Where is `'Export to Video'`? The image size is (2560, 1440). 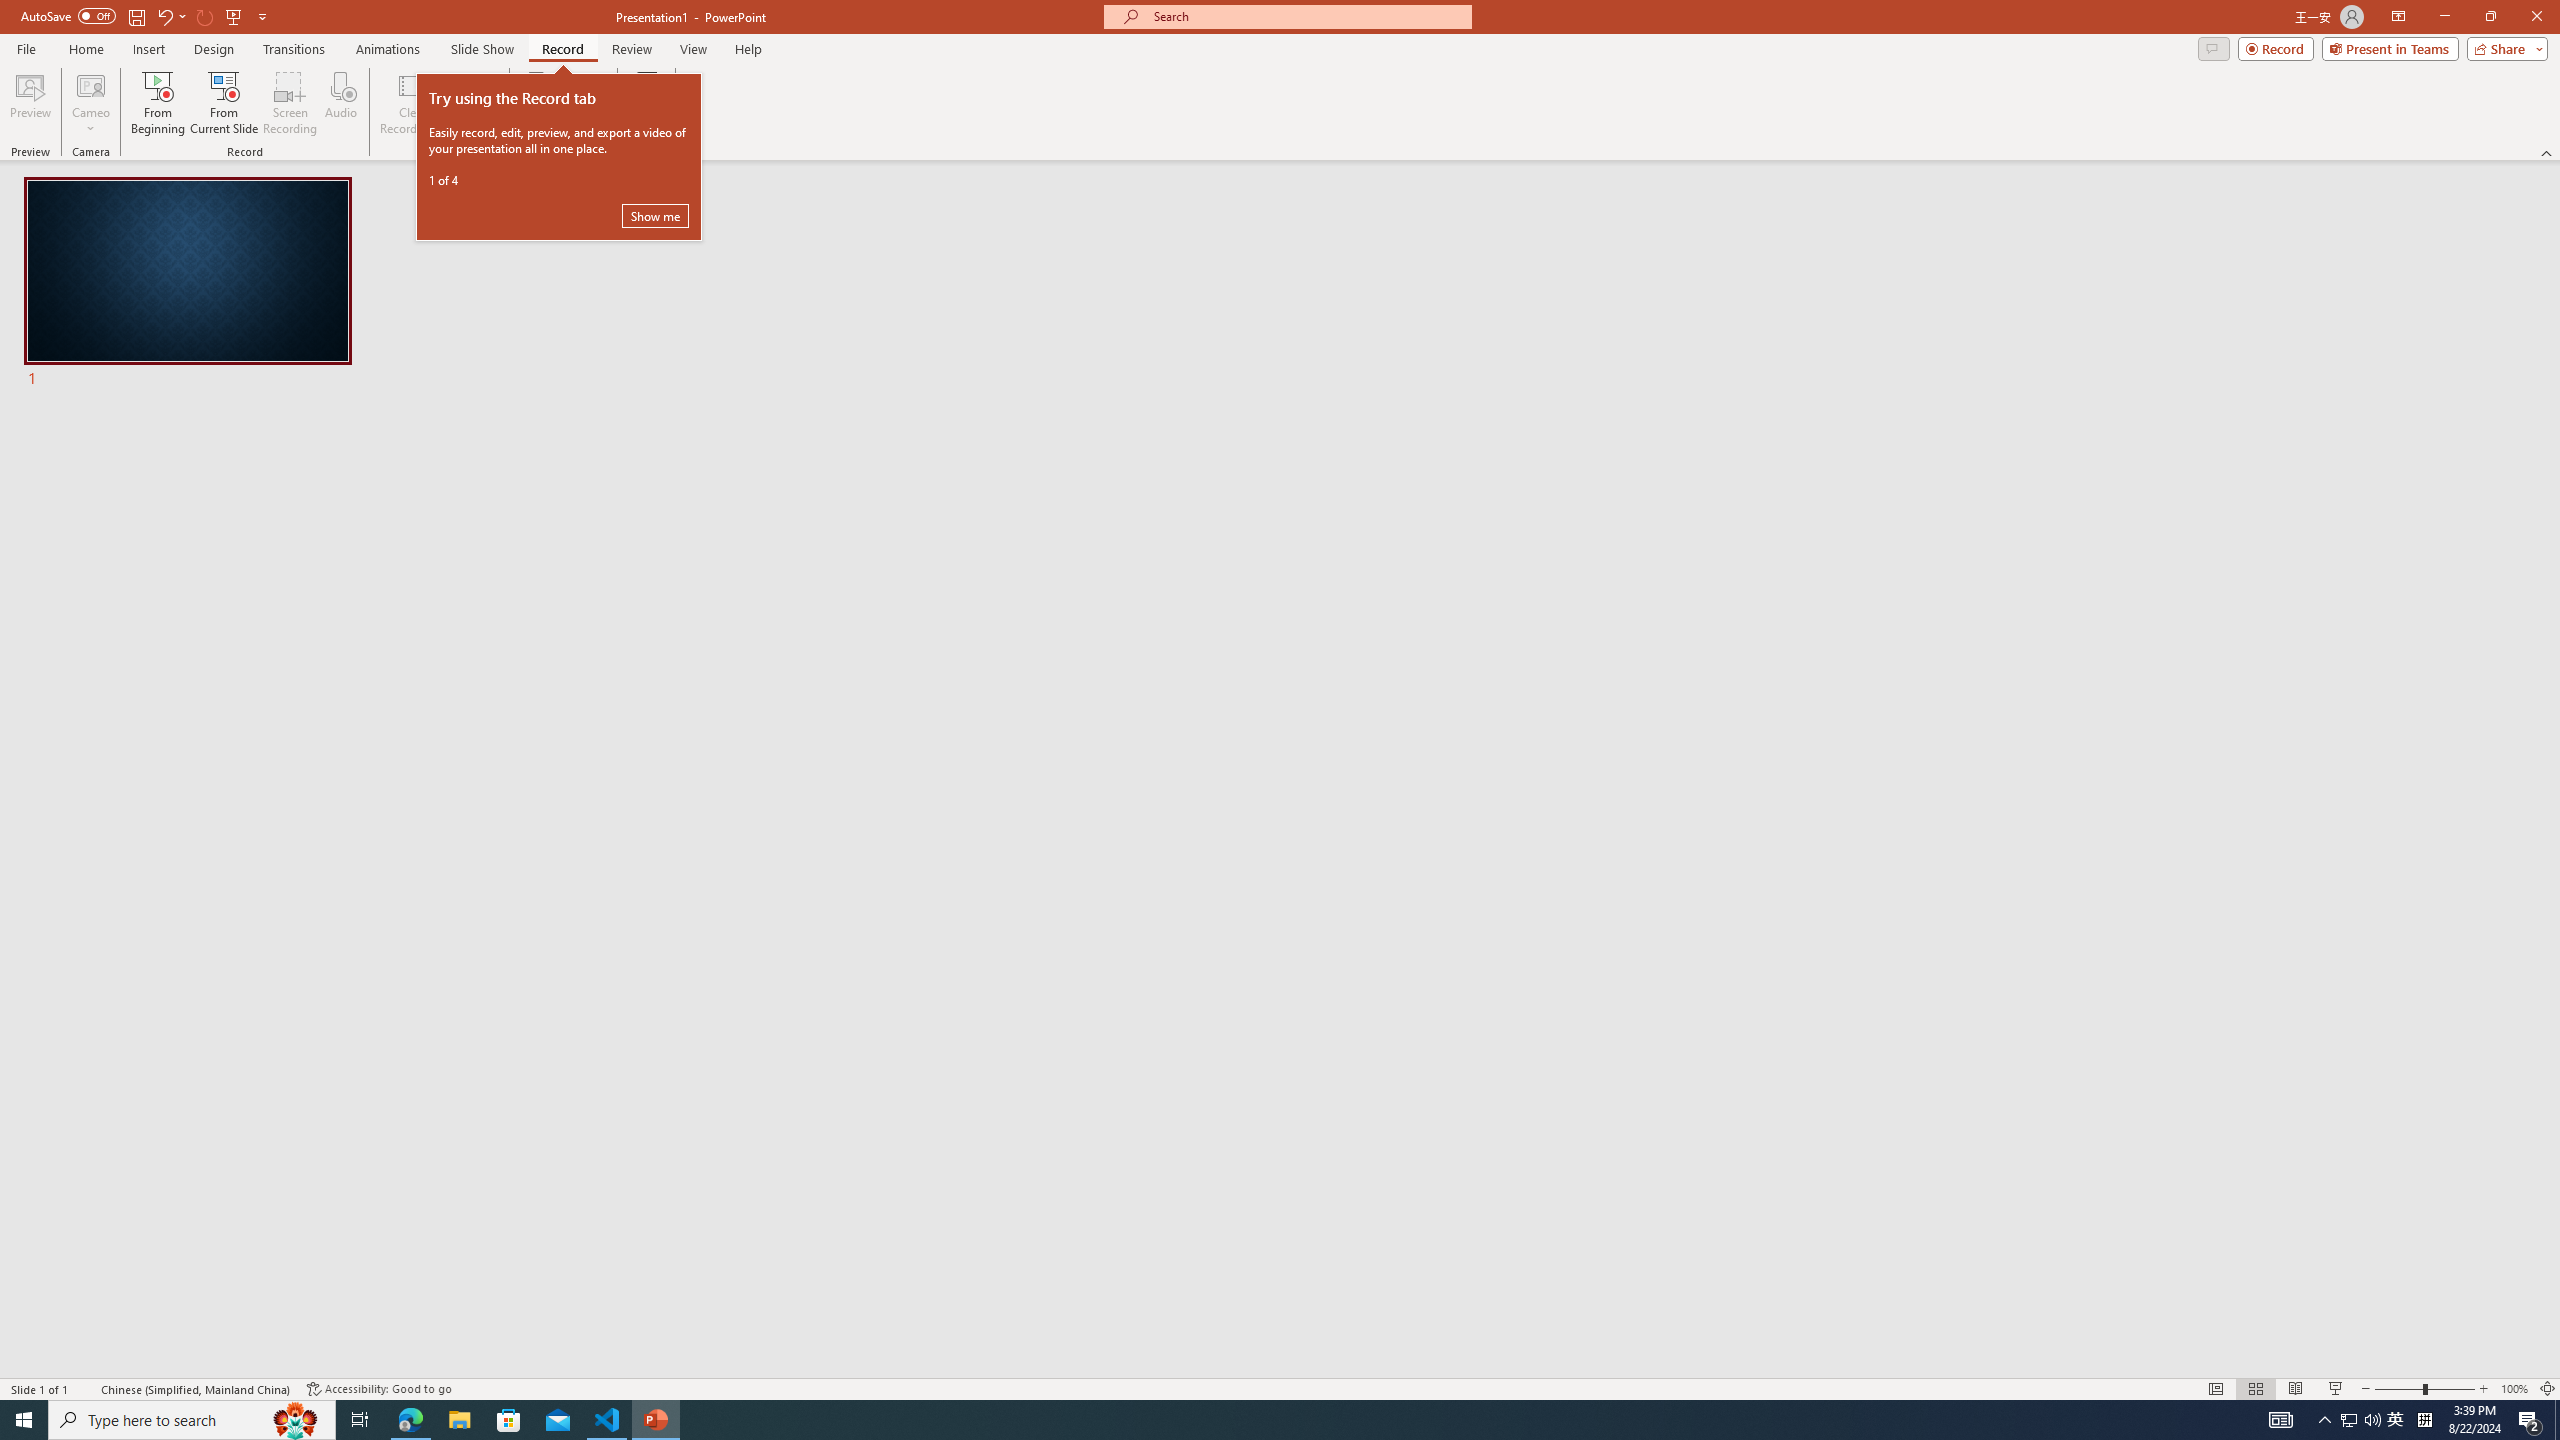
'Export to Video' is located at coordinates (583, 103).